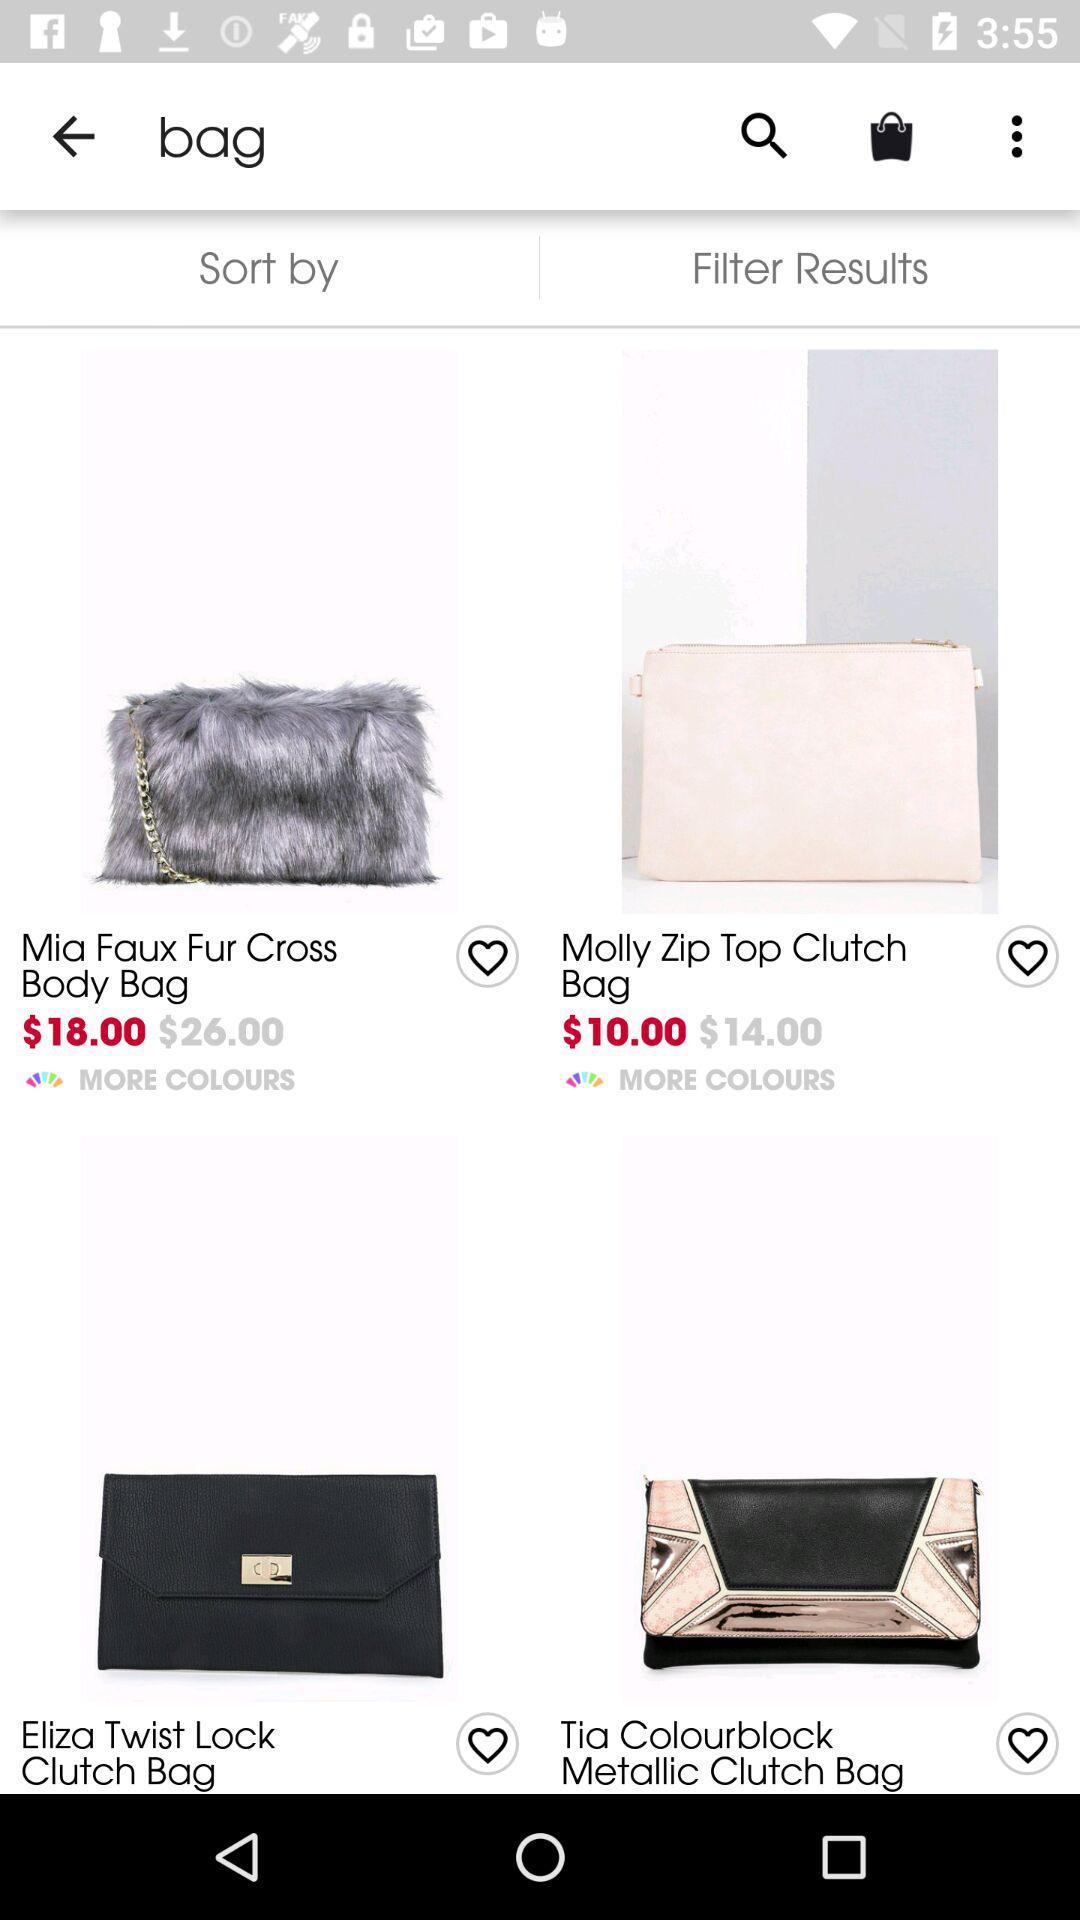  What do you see at coordinates (487, 955) in the screenshot?
I see `like the molly zip top clutch bag` at bounding box center [487, 955].